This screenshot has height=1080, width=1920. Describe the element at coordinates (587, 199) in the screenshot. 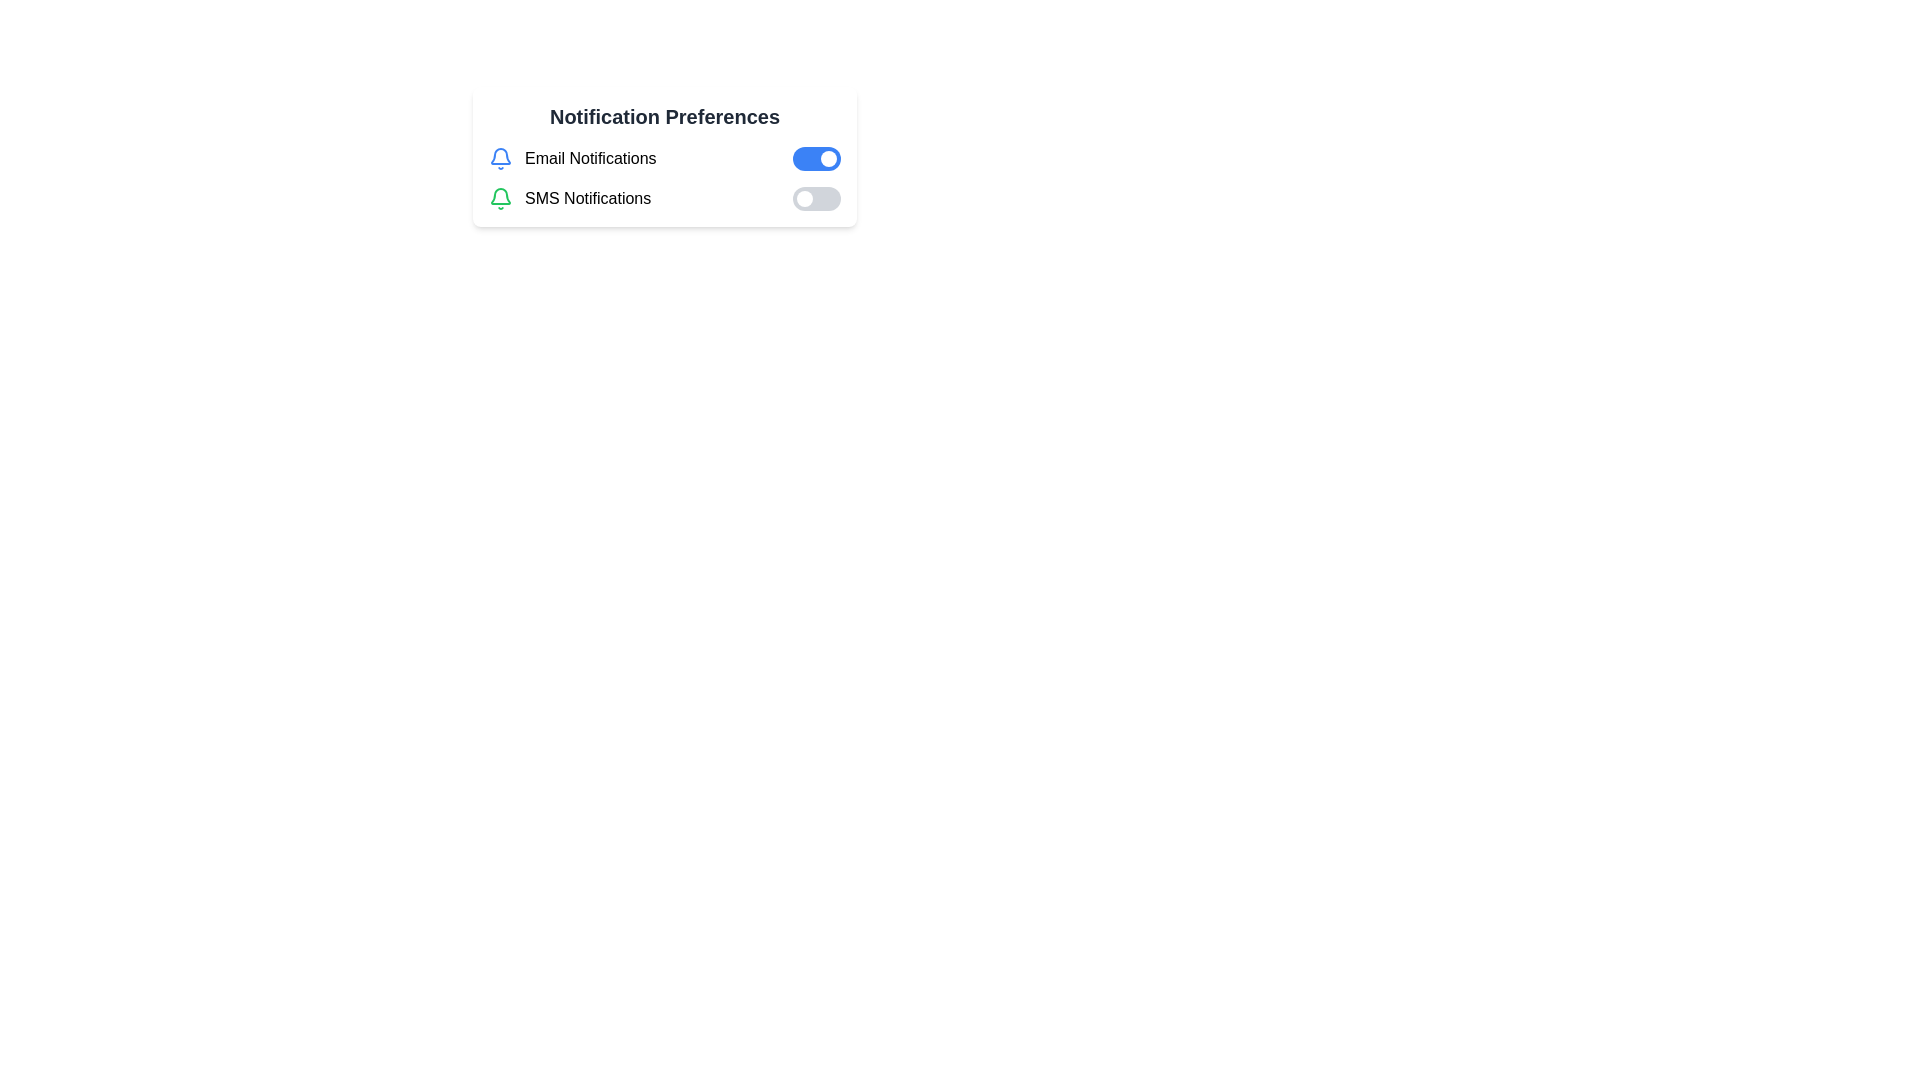

I see `text label displaying 'SMS Notifications', which is the second item in a vertical list under the 'Notification Preferences' heading` at that location.